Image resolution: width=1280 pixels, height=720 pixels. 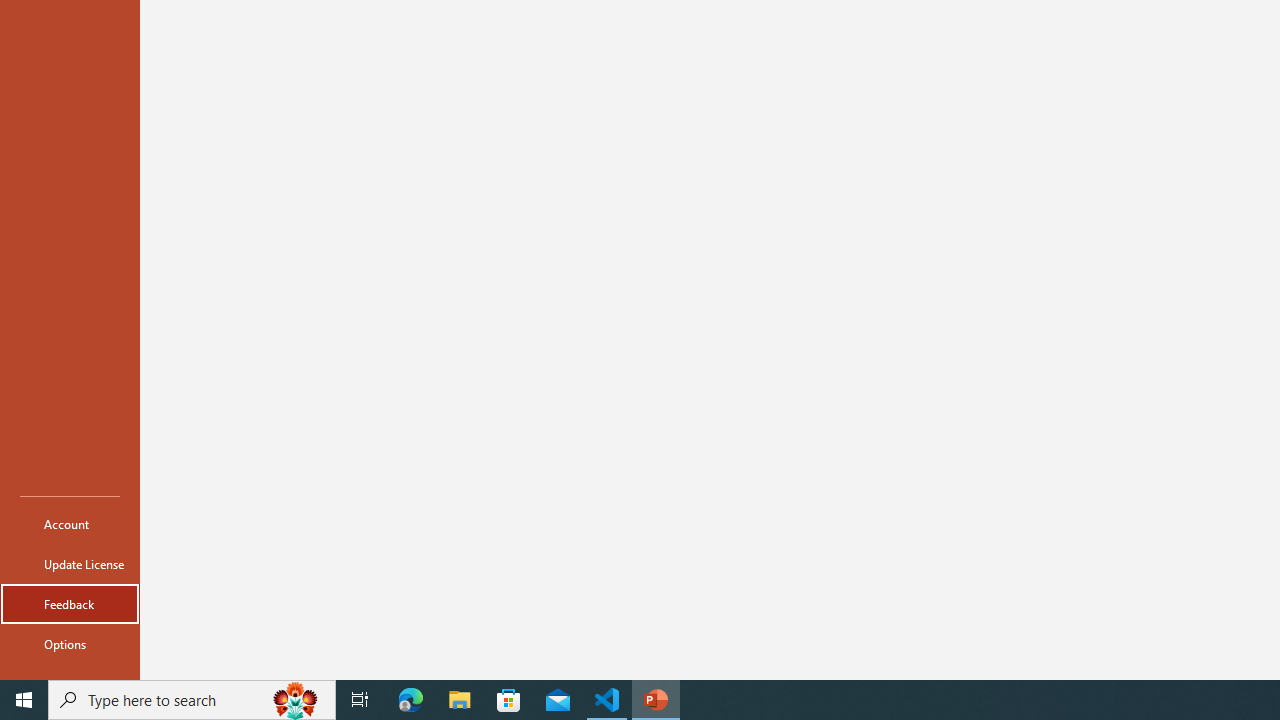 I want to click on 'Feedback', so click(x=69, y=603).